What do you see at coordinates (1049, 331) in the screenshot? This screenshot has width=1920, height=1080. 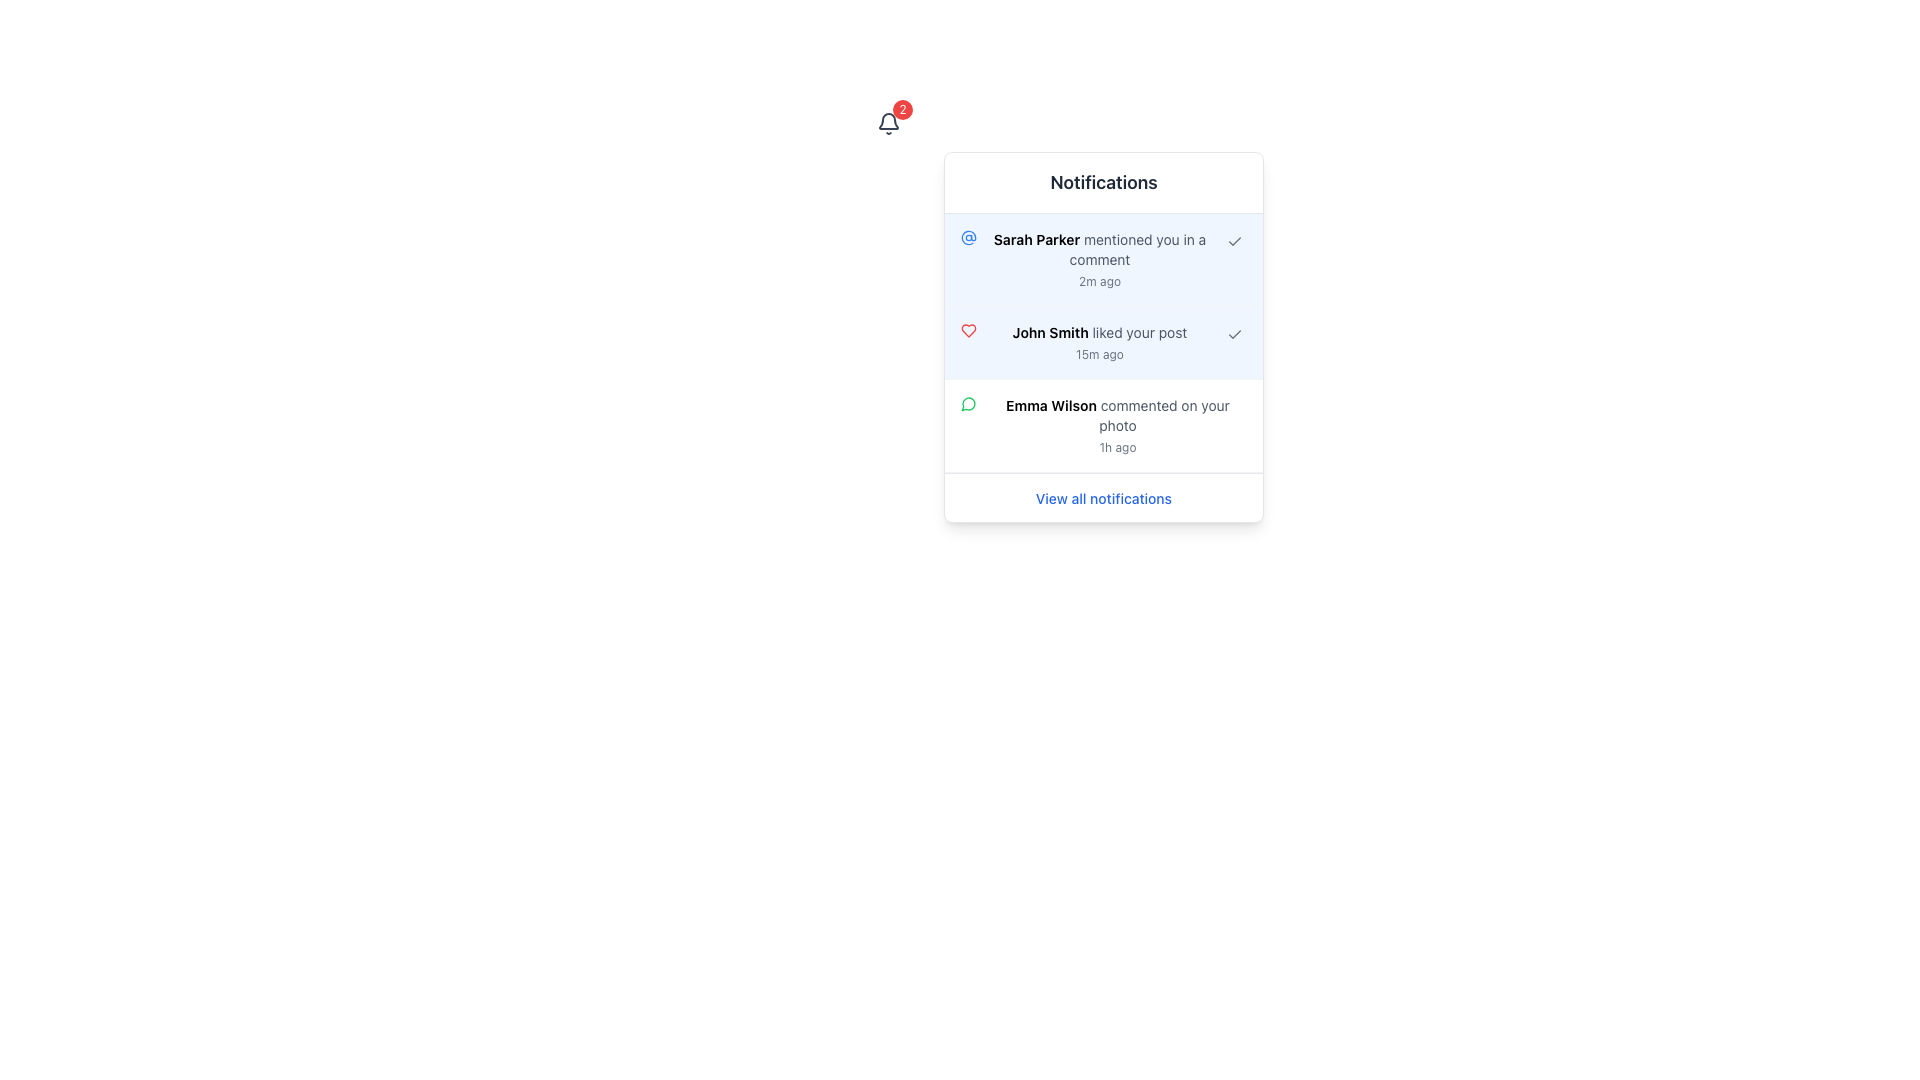 I see `the text element that displays 'John Smith' in the second notification of the notifications panel` at bounding box center [1049, 331].